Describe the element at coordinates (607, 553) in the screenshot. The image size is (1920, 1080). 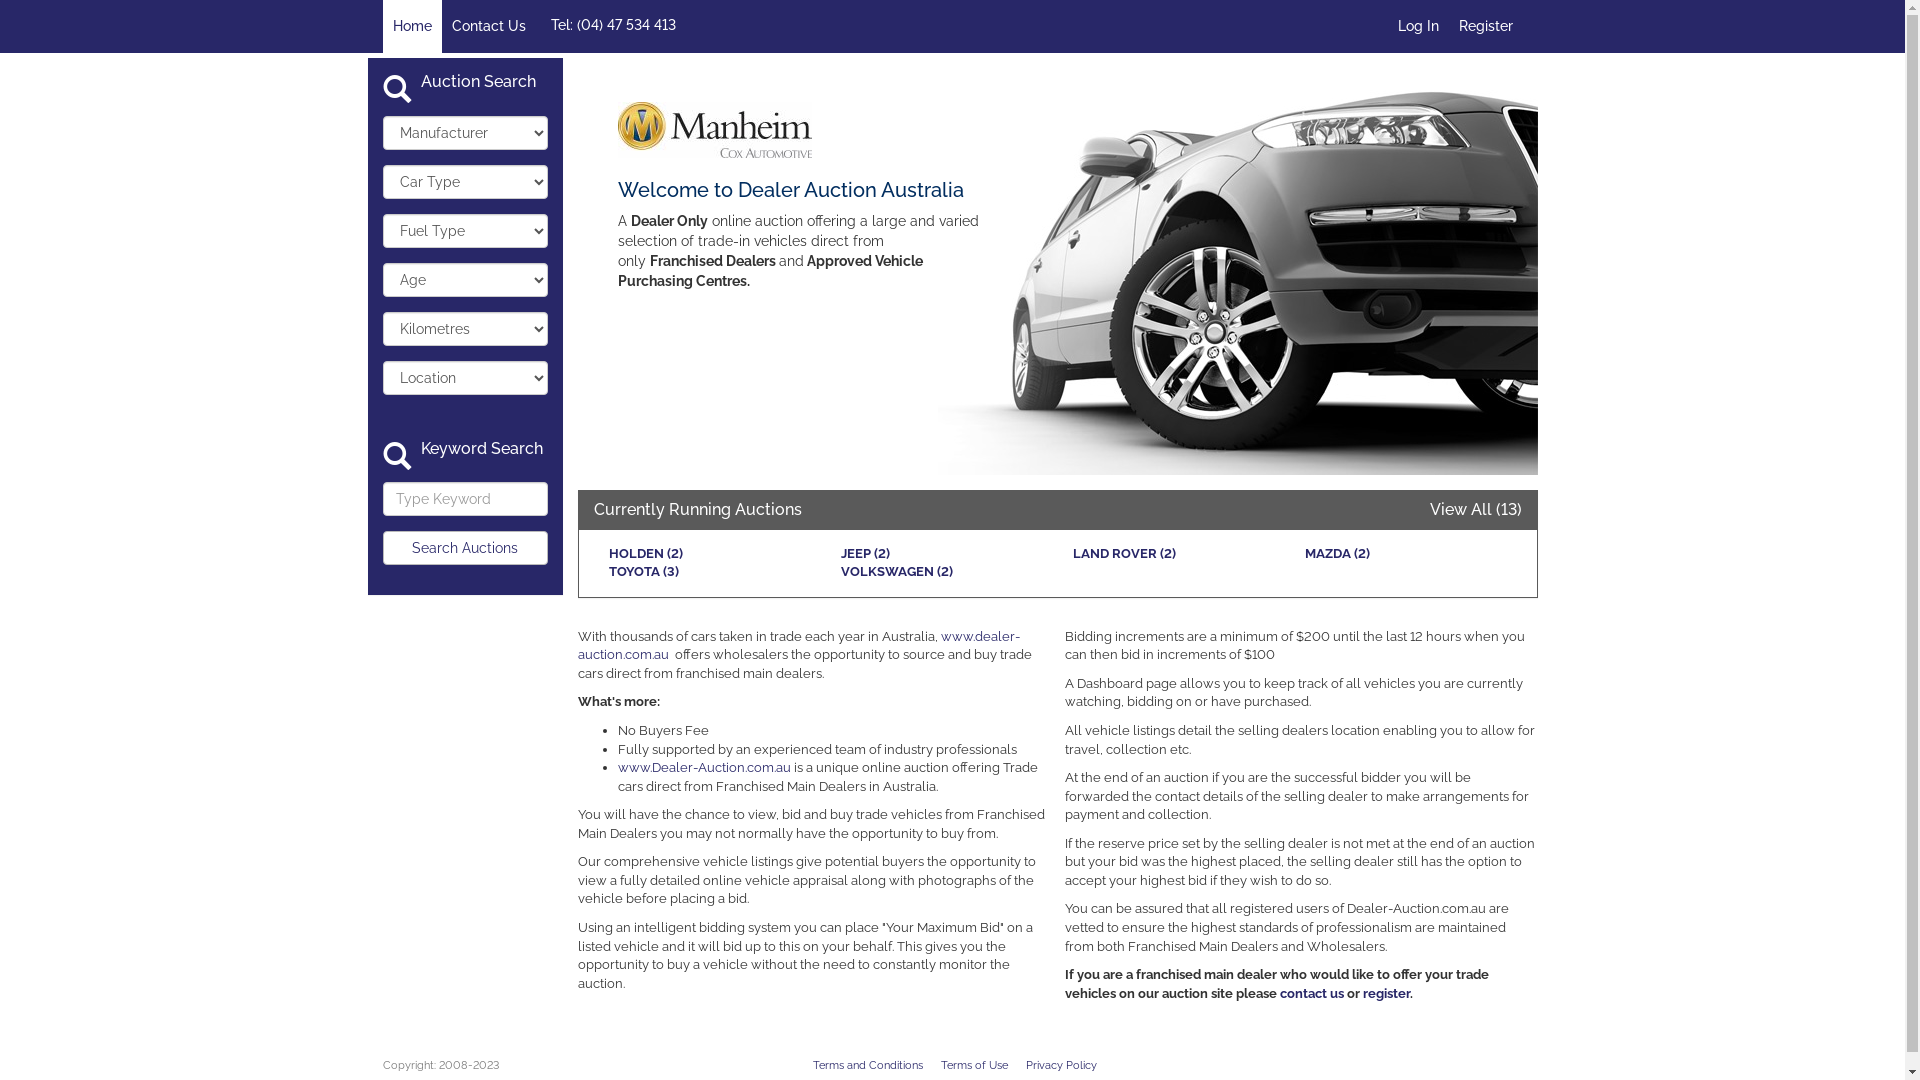
I see `'HOLDEN (2)'` at that location.